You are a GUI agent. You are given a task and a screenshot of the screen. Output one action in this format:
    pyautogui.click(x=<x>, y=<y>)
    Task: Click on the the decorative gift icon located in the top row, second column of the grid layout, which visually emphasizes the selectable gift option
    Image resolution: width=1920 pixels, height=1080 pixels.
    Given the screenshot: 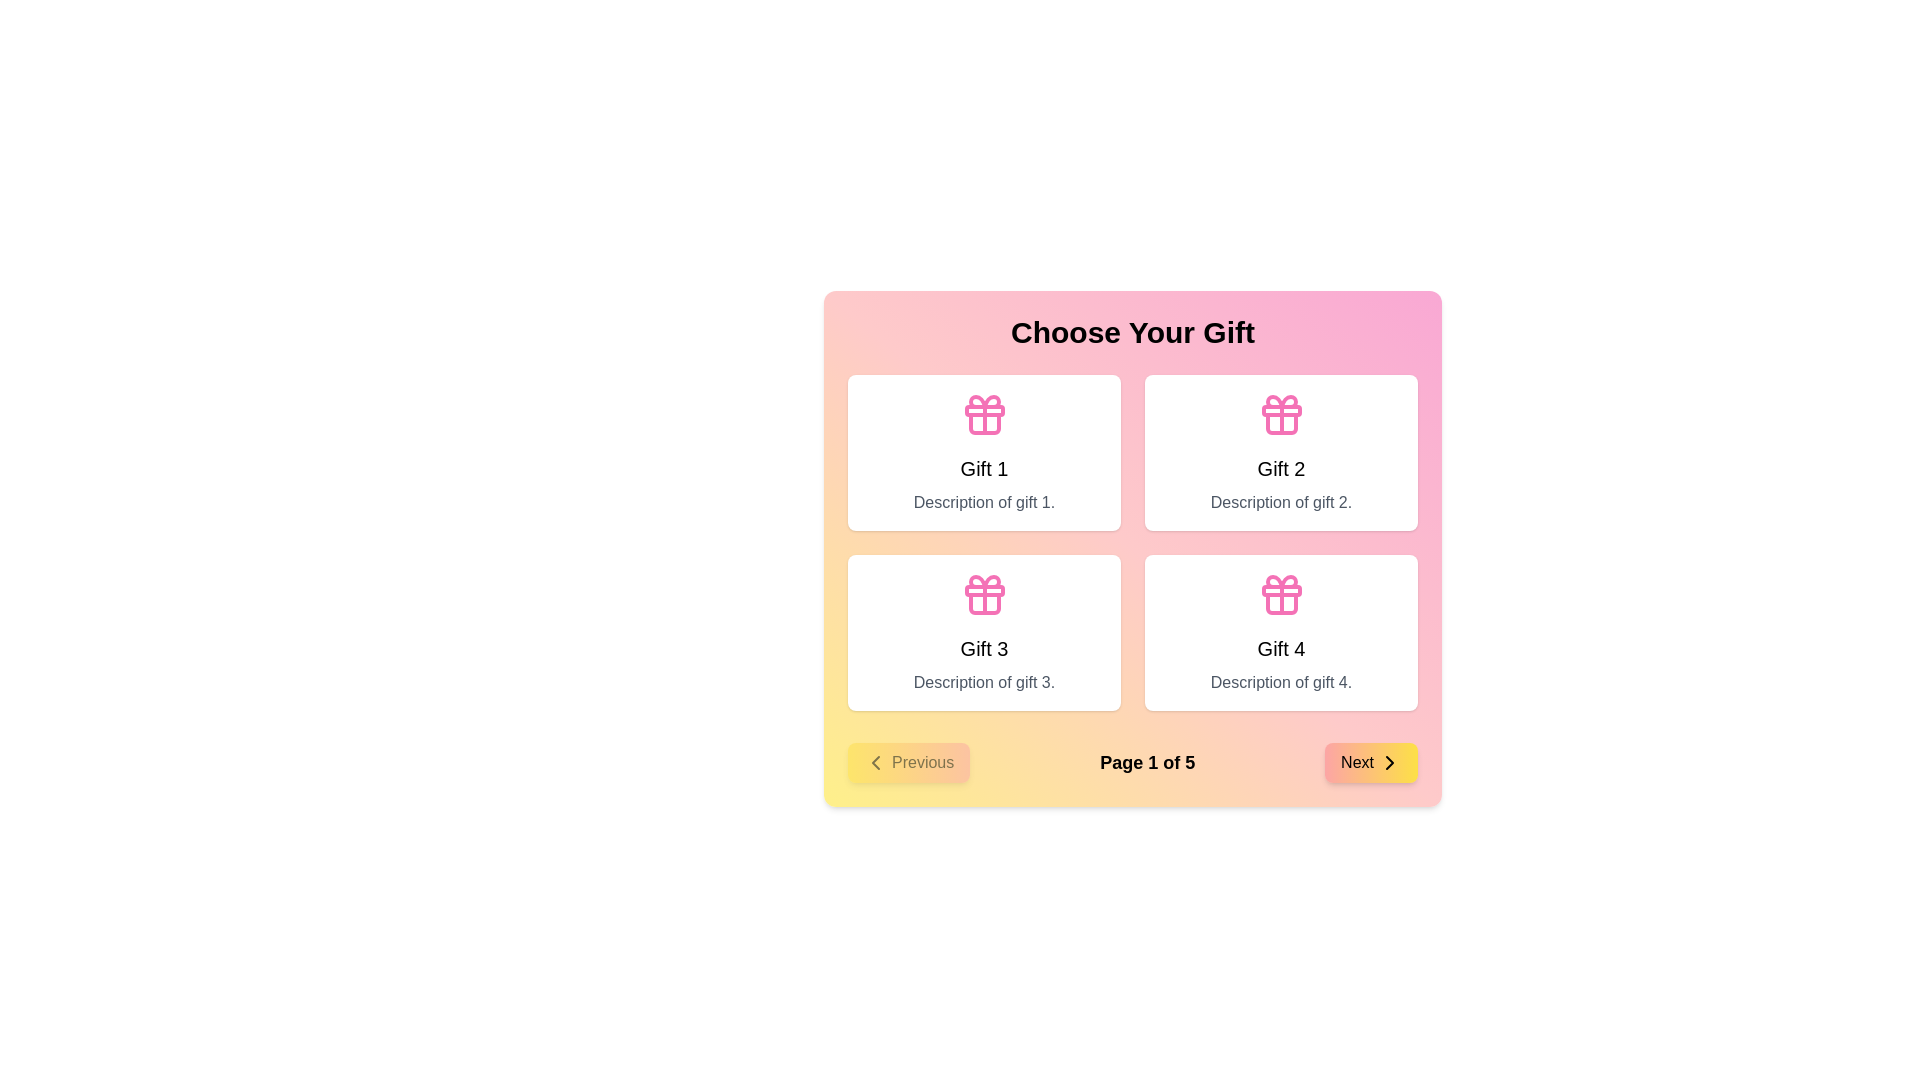 What is the action you would take?
    pyautogui.click(x=1281, y=414)
    